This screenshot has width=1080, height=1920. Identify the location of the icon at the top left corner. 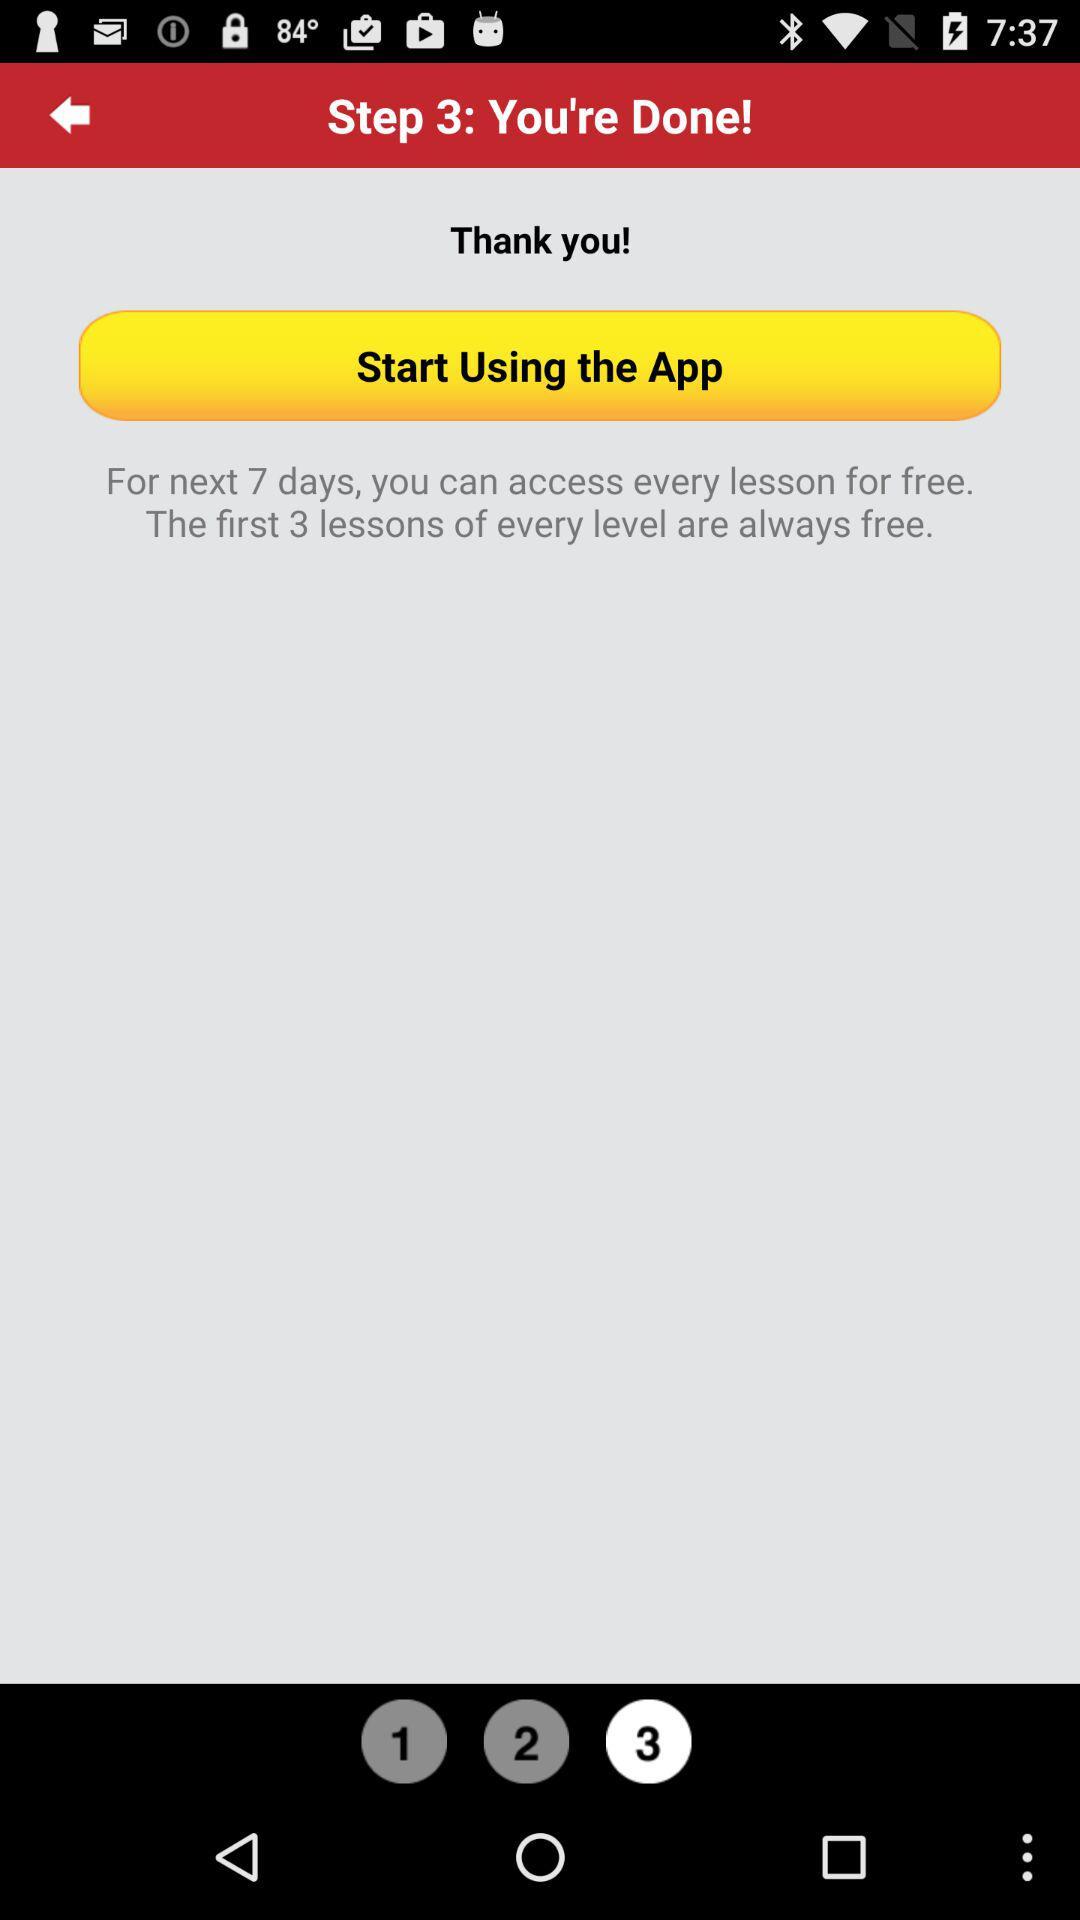
(69, 114).